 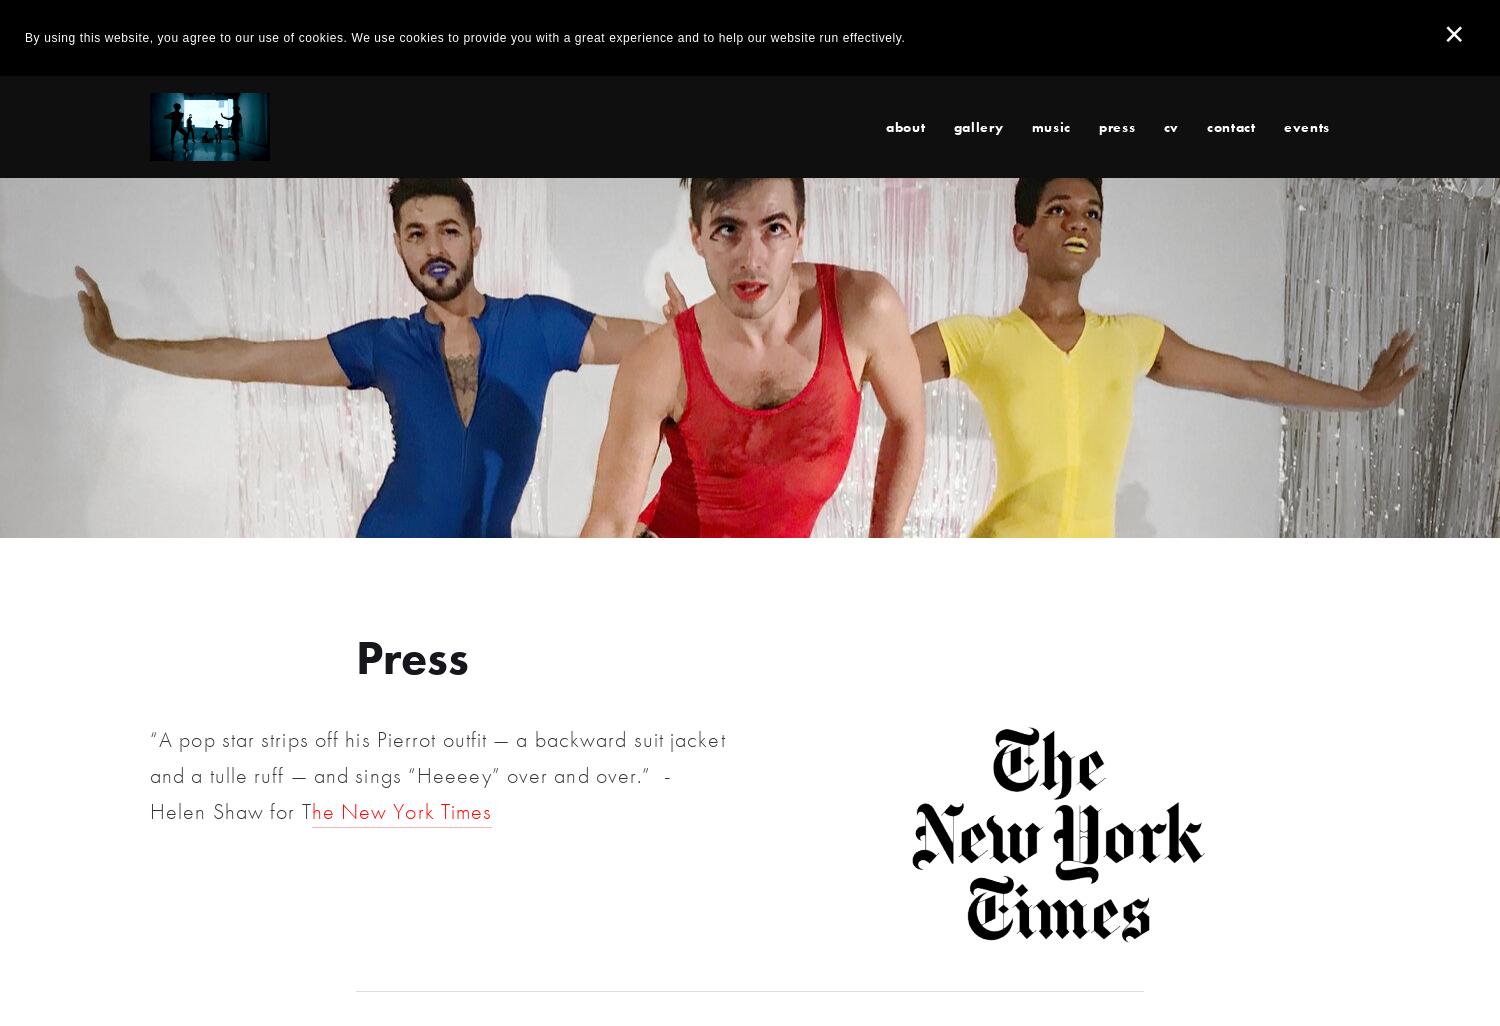 I want to click on 'Contact', so click(x=1229, y=125).